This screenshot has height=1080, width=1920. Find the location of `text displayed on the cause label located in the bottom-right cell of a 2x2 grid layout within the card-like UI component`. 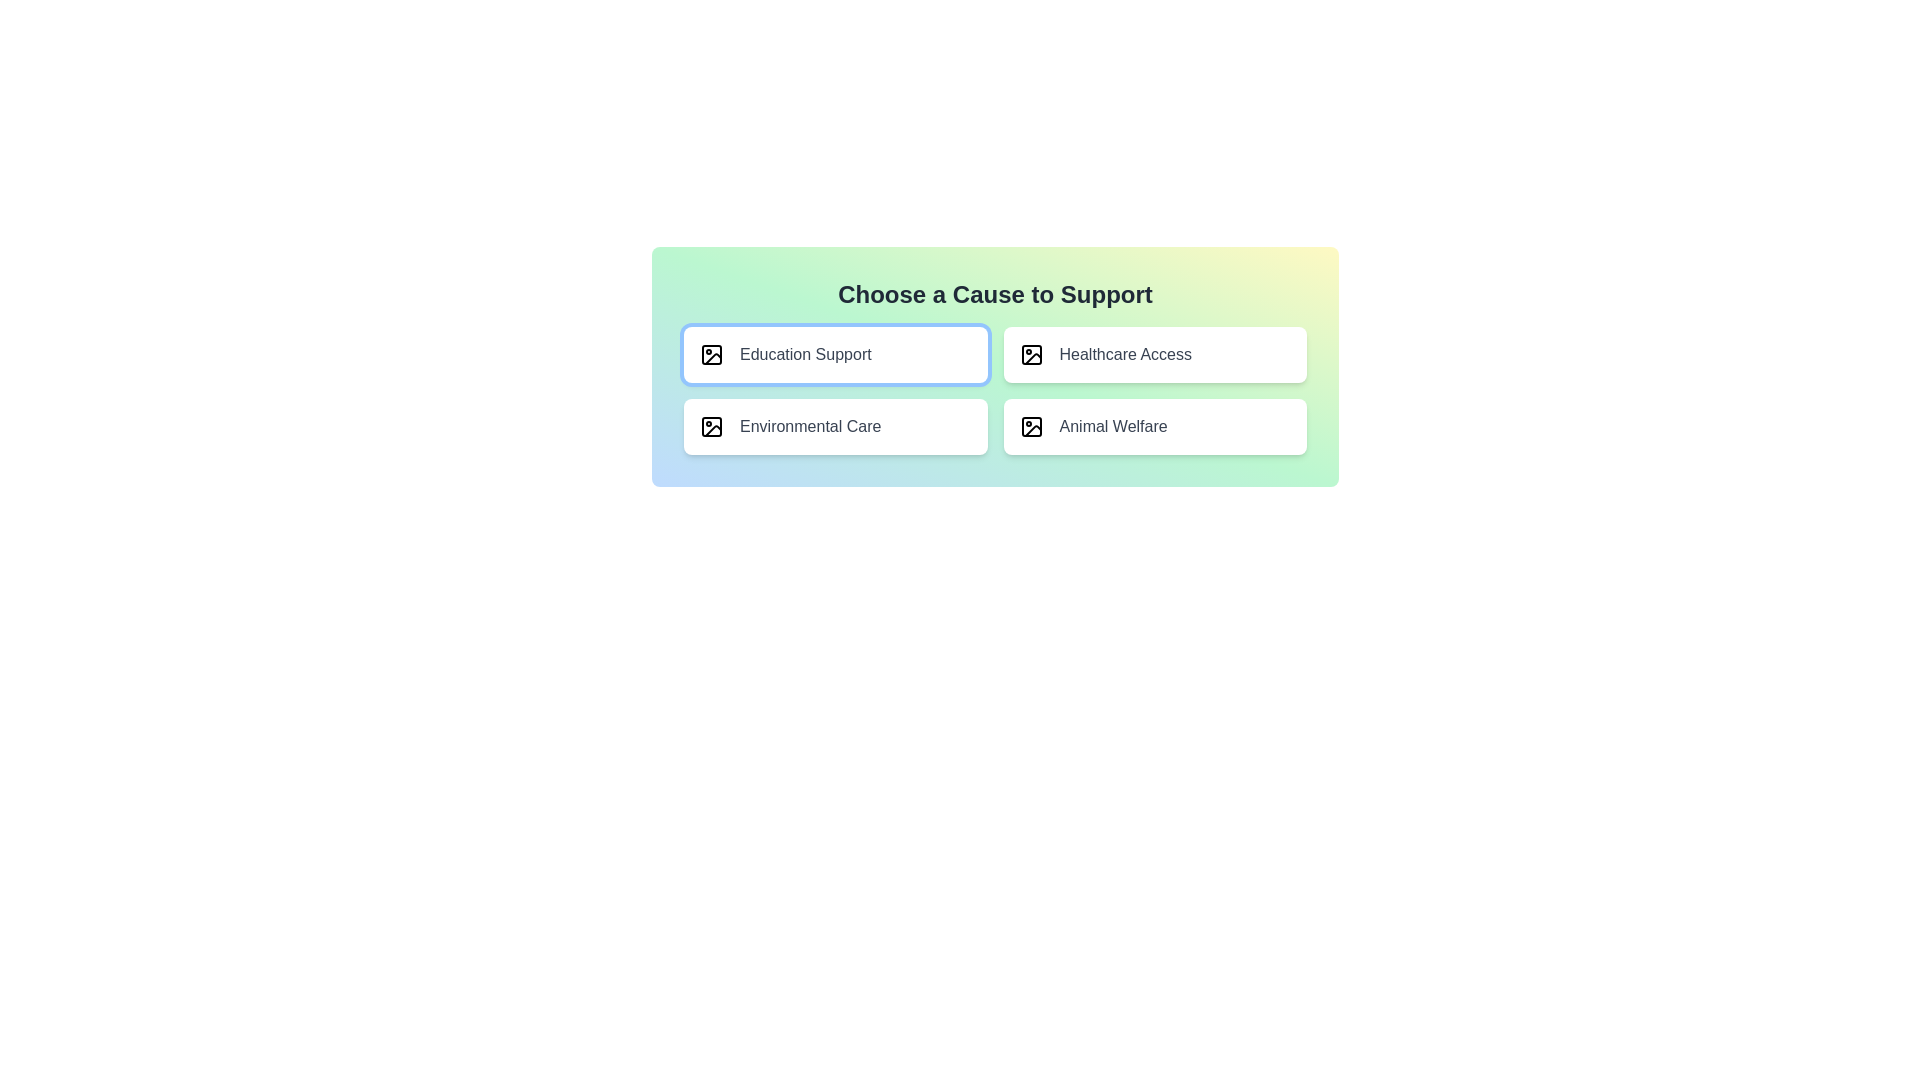

text displayed on the cause label located in the bottom-right cell of a 2x2 grid layout within the card-like UI component is located at coordinates (1092, 426).